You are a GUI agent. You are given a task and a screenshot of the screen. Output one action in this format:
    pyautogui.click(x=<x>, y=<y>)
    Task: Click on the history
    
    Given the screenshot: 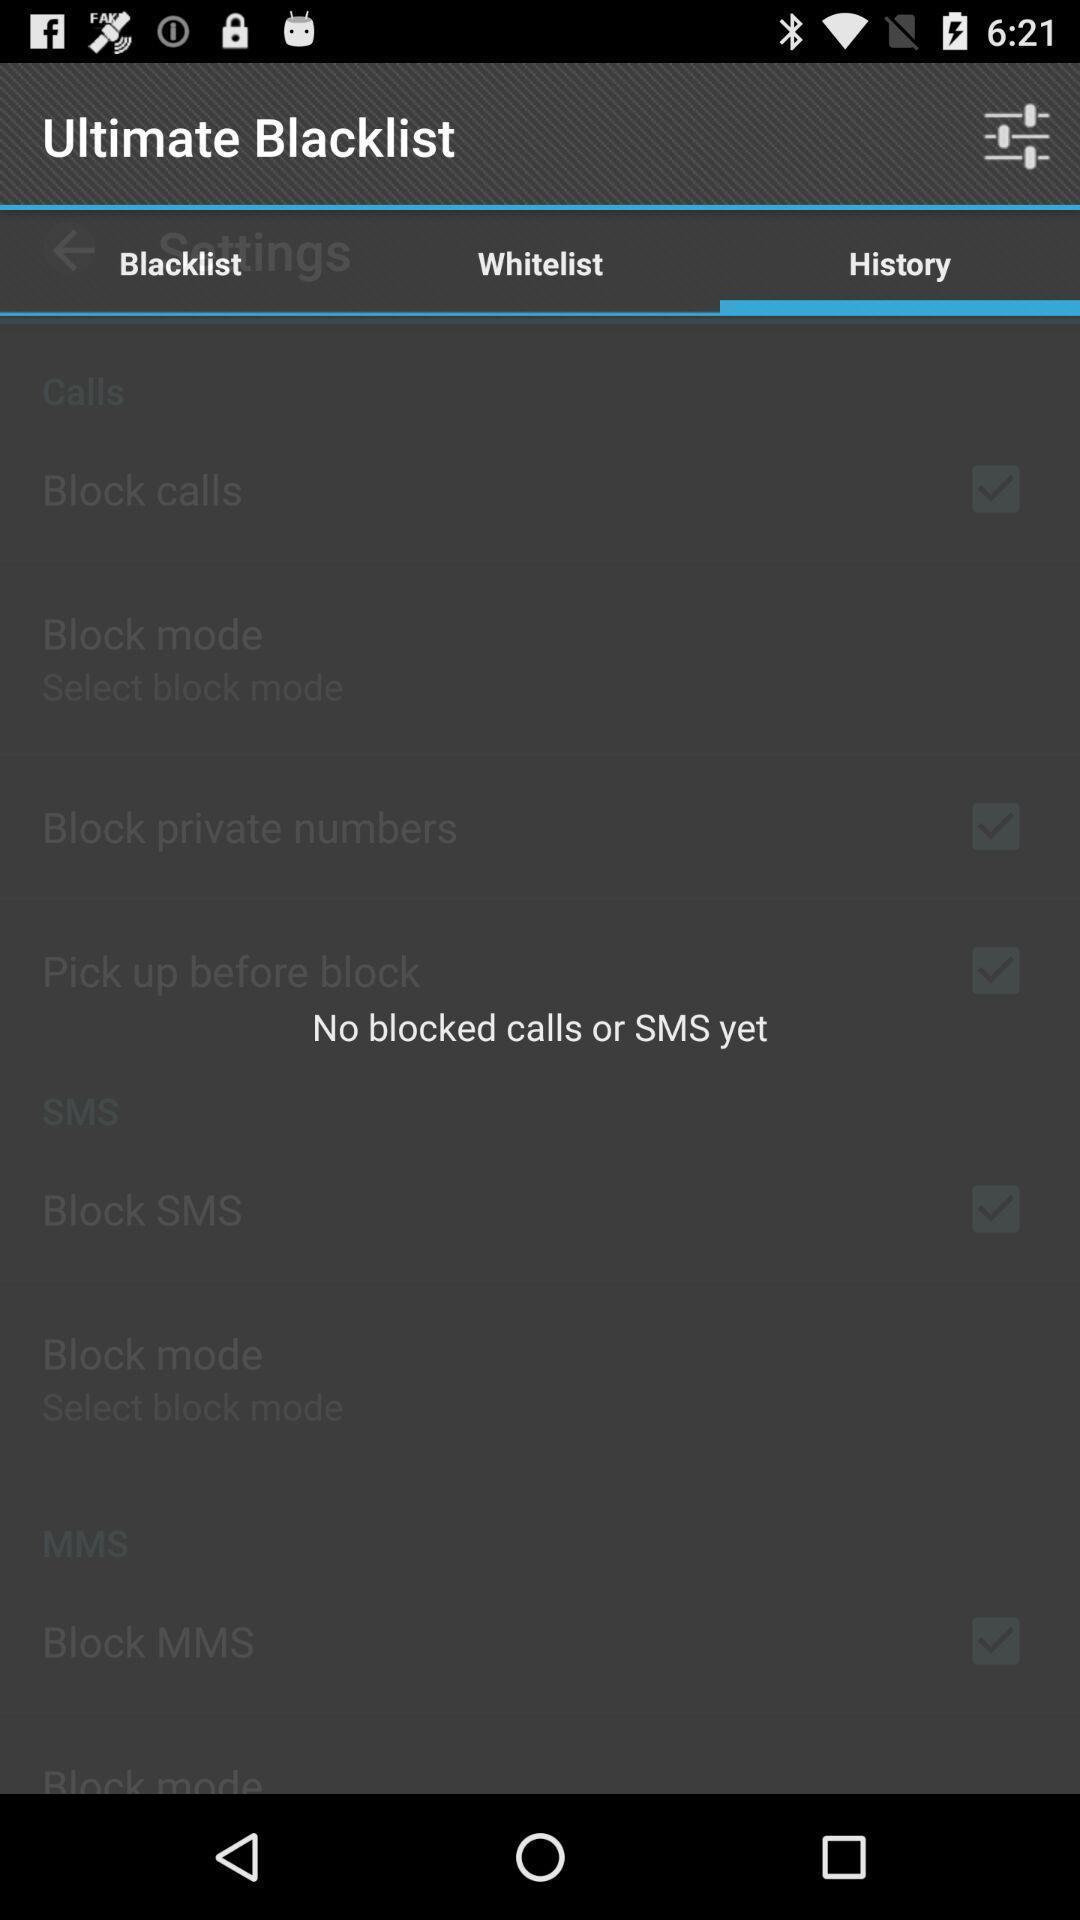 What is the action you would take?
    pyautogui.click(x=898, y=261)
    